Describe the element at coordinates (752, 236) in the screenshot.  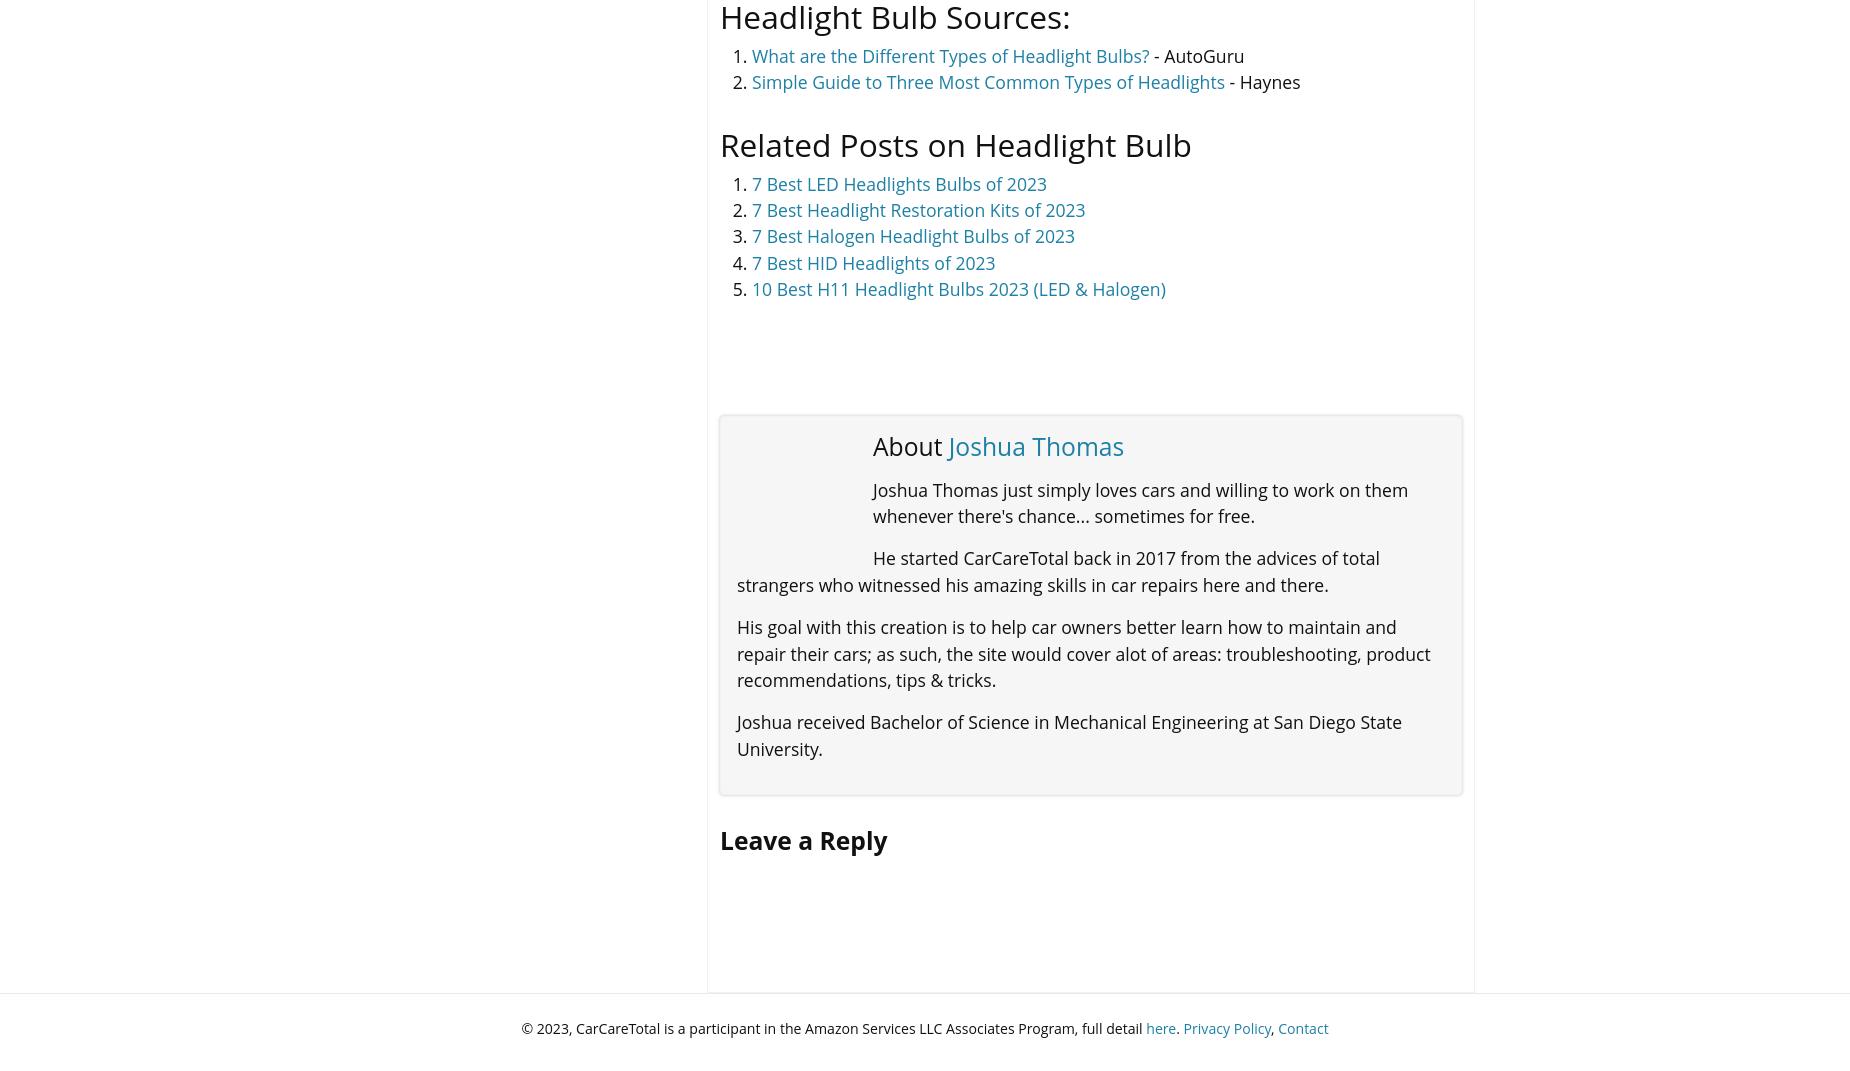
I see `'7 Best Halogen Headlight Bulbs of 2023'` at that location.